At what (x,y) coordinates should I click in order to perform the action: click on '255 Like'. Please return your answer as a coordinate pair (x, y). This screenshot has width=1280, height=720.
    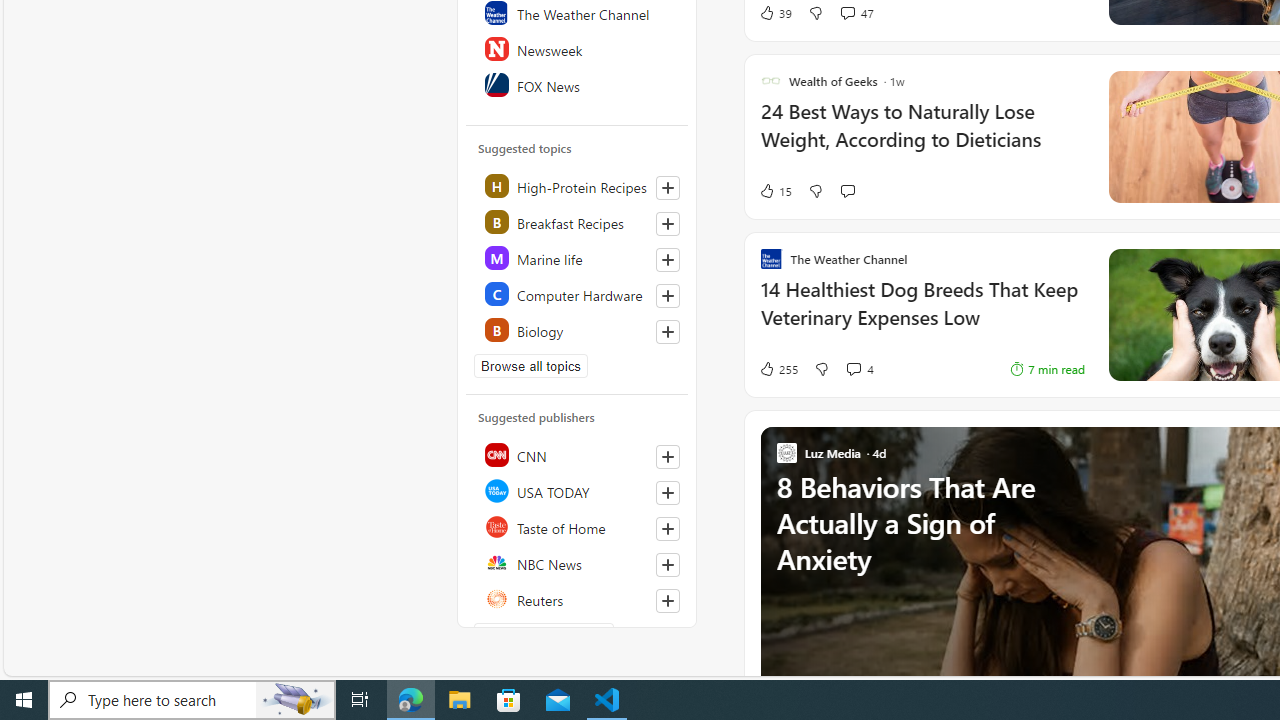
    Looking at the image, I should click on (777, 368).